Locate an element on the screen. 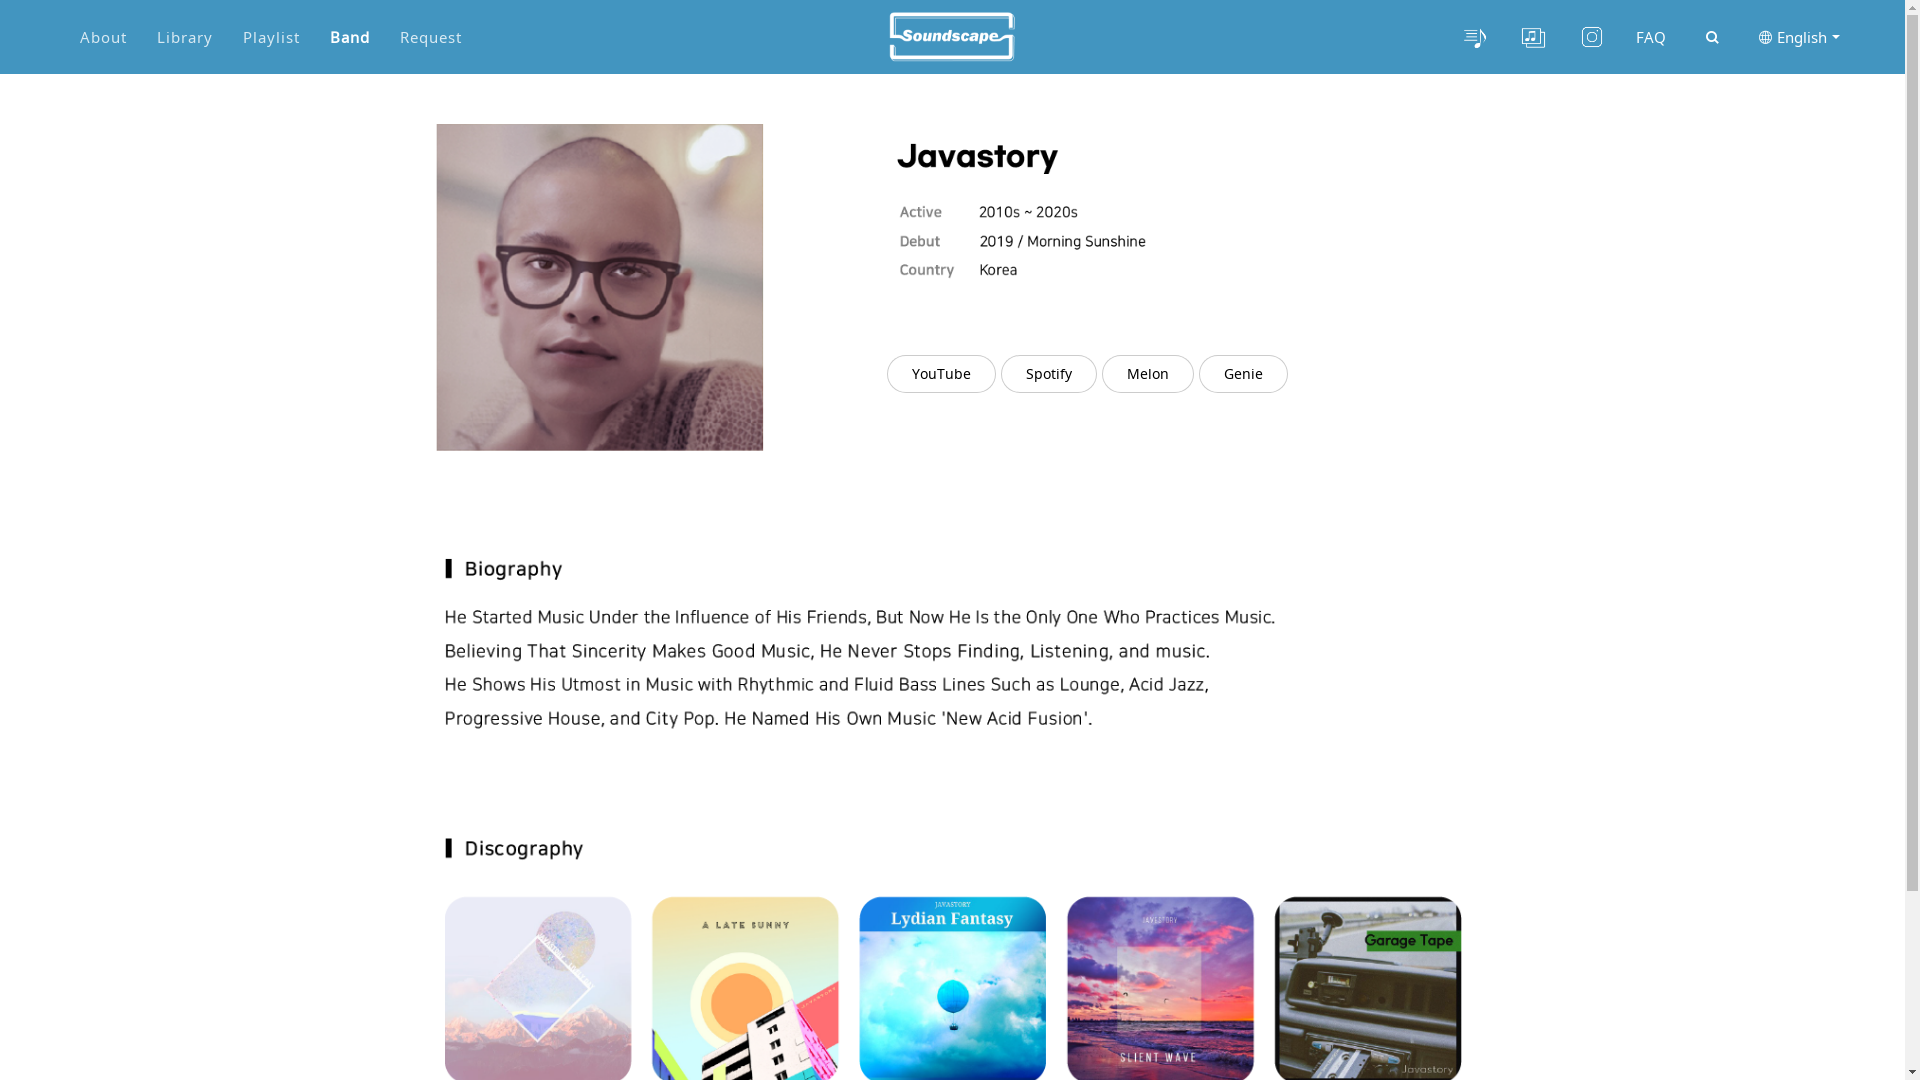 The height and width of the screenshot is (1080, 1920). 'Melon' is located at coordinates (1147, 374).